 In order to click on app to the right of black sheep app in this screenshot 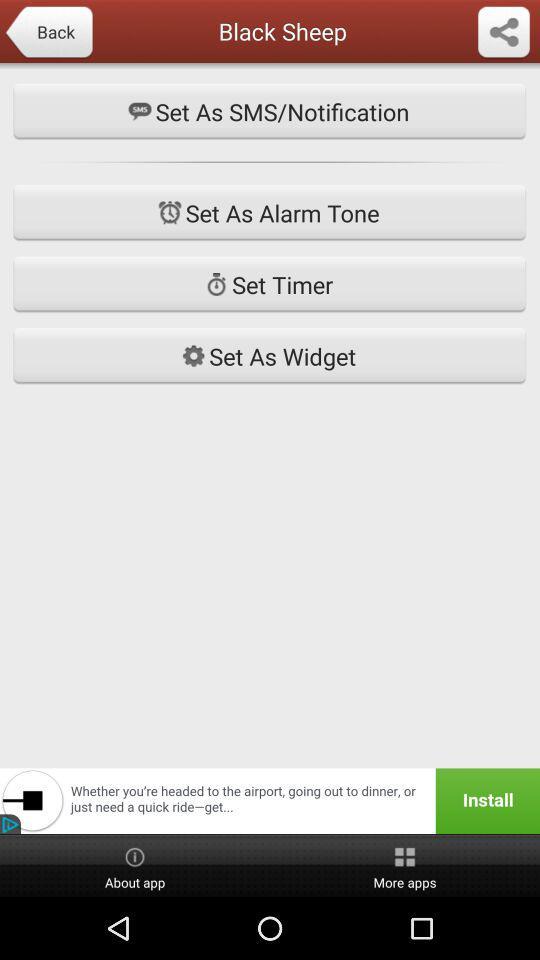, I will do `click(502, 32)`.